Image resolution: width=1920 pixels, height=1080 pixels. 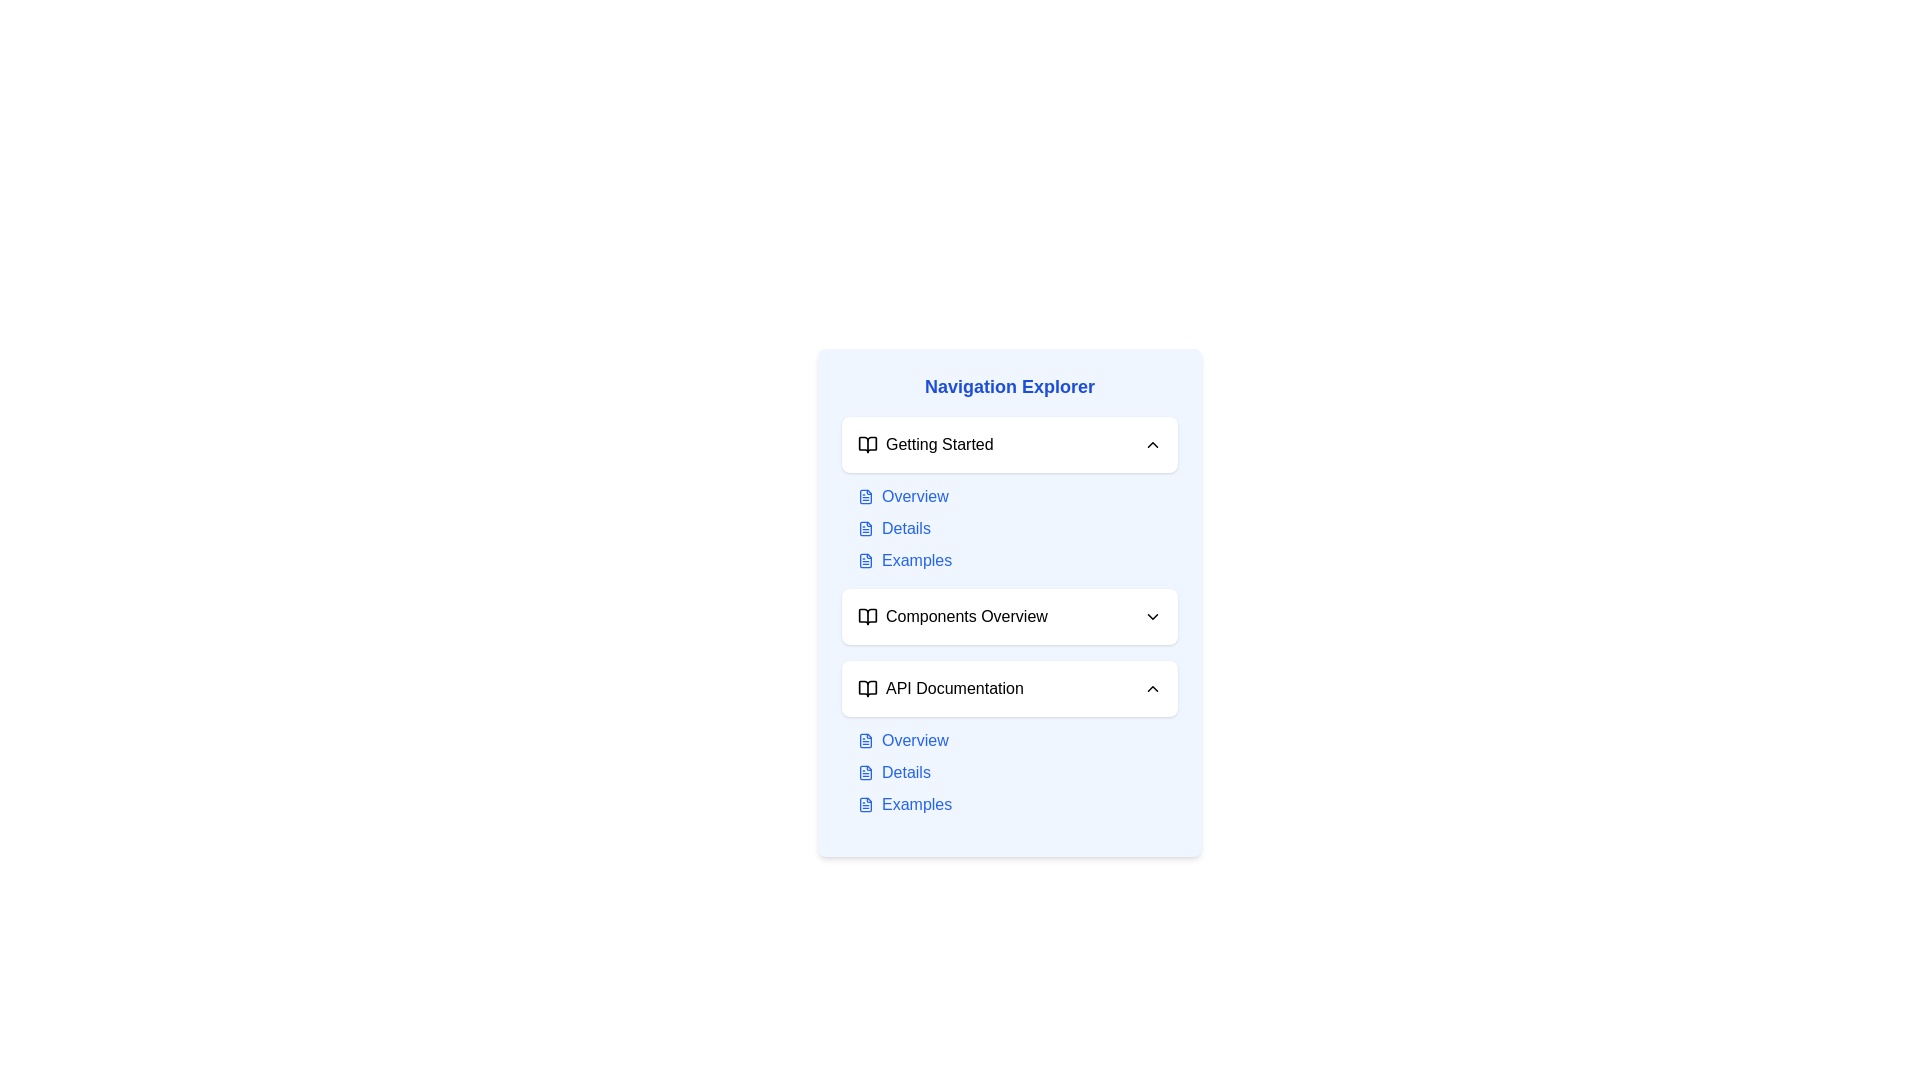 I want to click on the icon representing the 'Components Overview' section in the navigation menu, located at the top-left of the section before the text label, so click(x=868, y=616).